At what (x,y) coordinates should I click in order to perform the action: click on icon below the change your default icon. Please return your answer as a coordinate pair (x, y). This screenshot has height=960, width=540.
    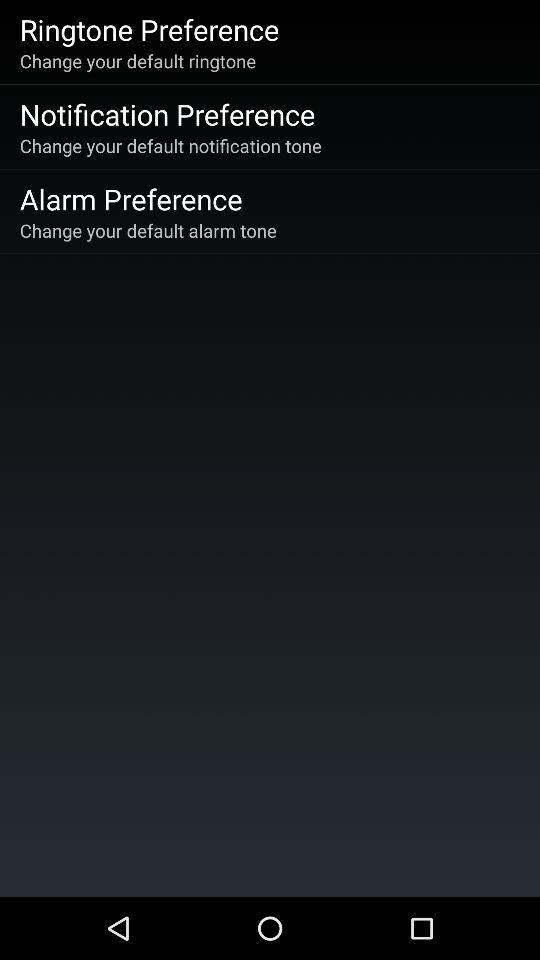
    Looking at the image, I should click on (166, 114).